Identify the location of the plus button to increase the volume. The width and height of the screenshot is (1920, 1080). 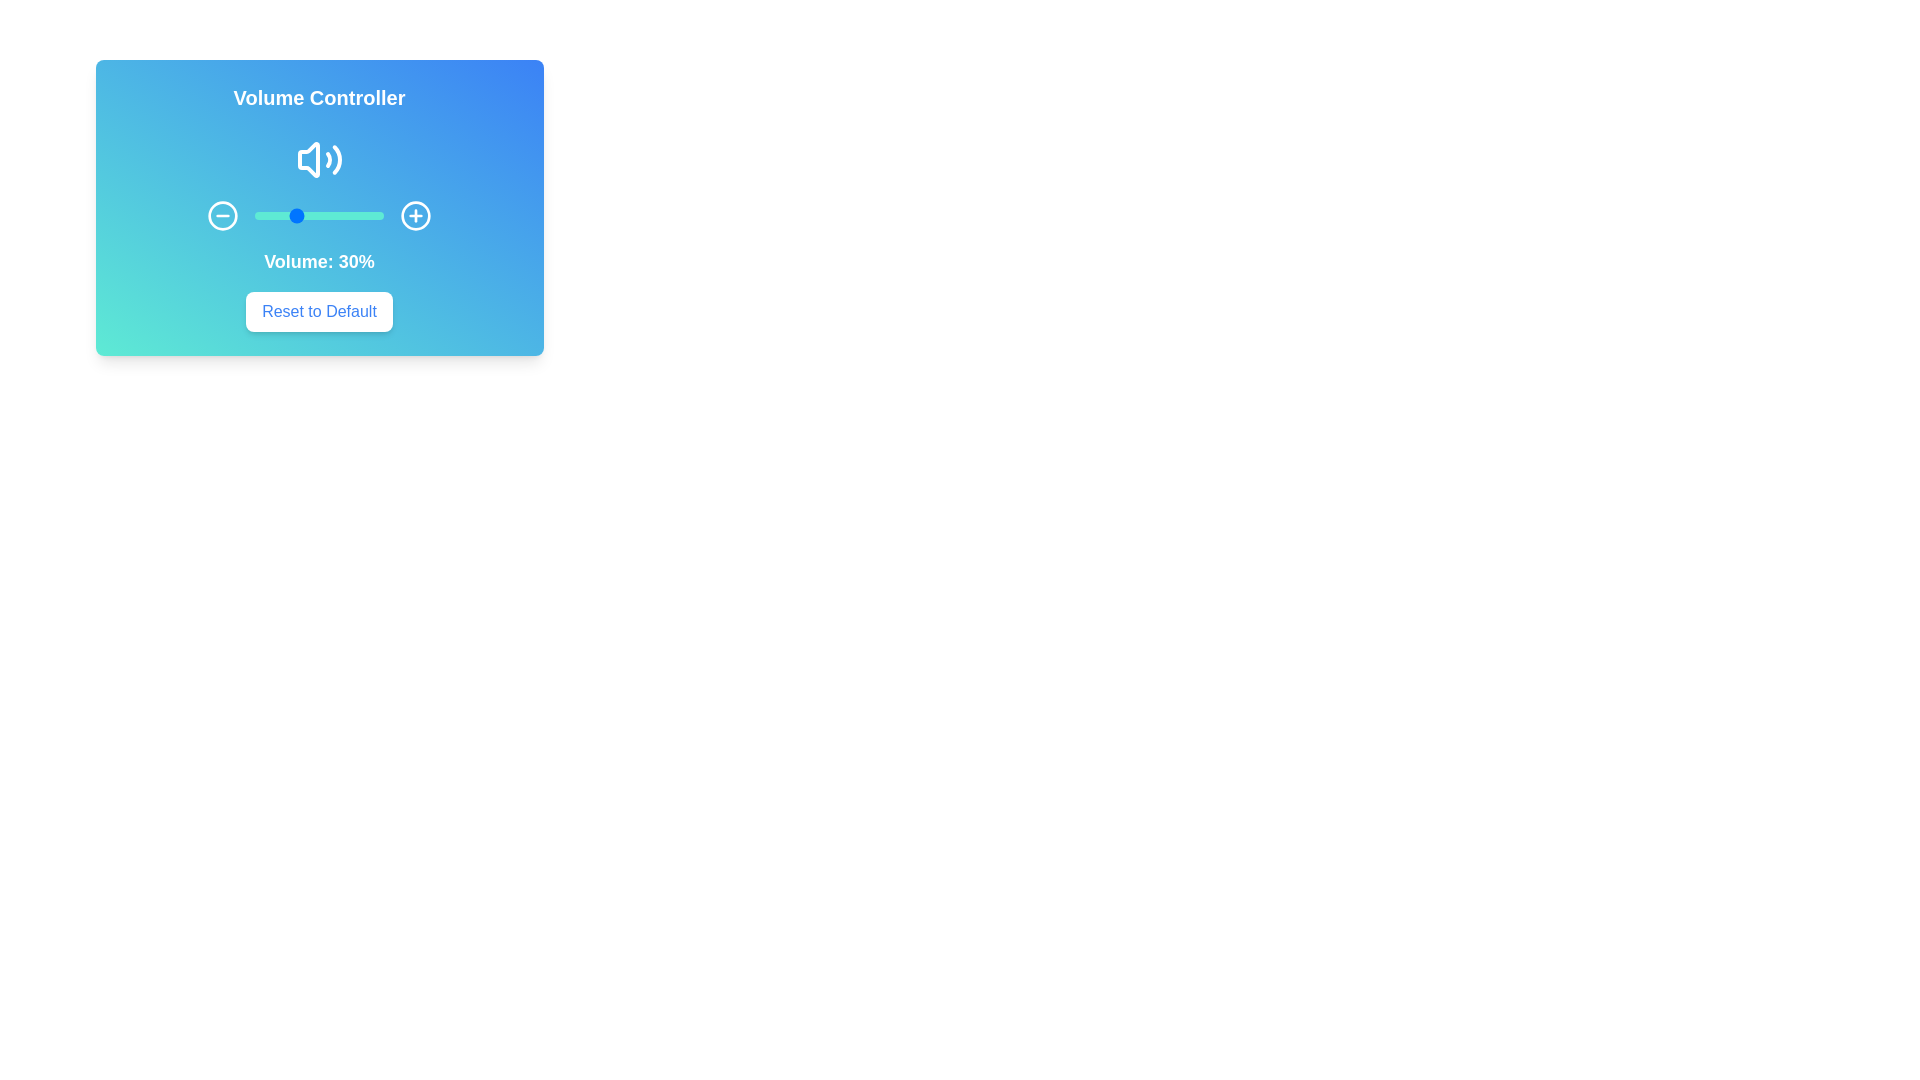
(415, 216).